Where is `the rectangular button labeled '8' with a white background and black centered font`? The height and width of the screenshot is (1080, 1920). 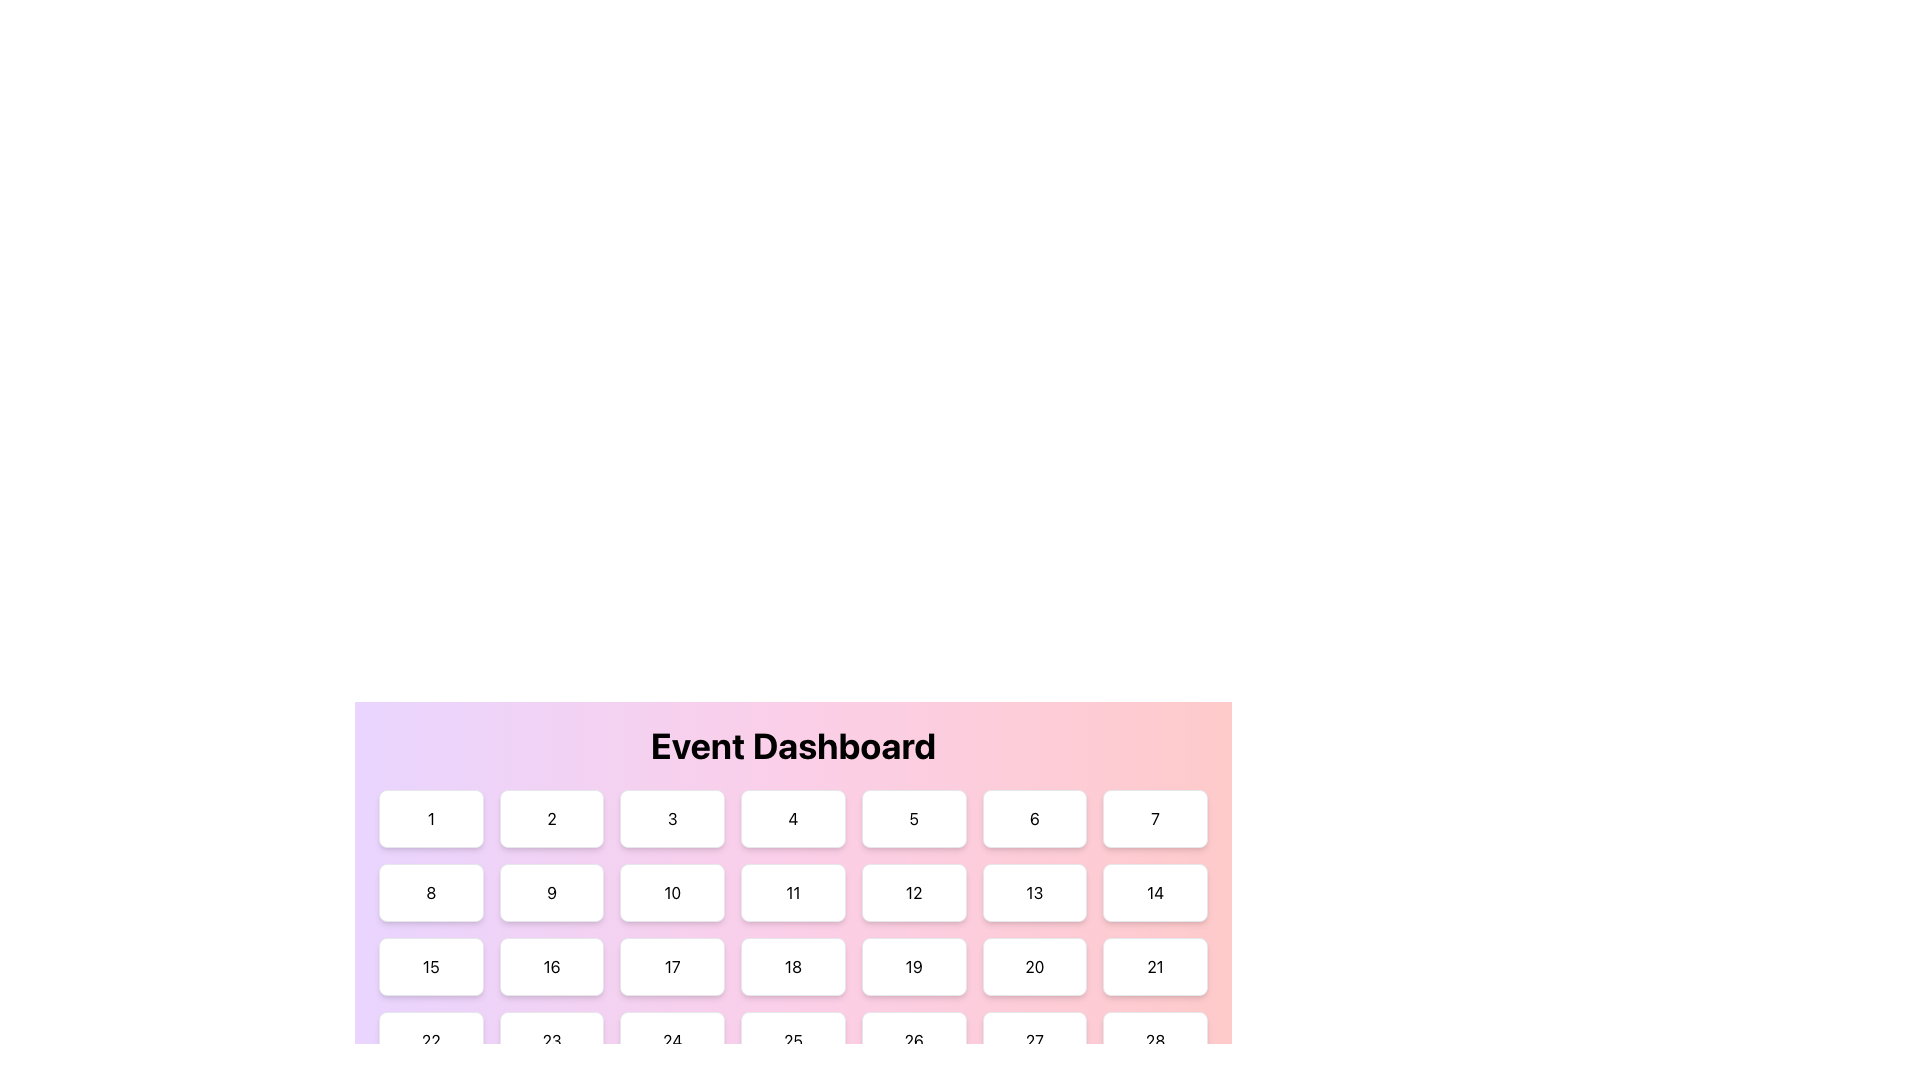
the rectangular button labeled '8' with a white background and black centered font is located at coordinates (430, 892).